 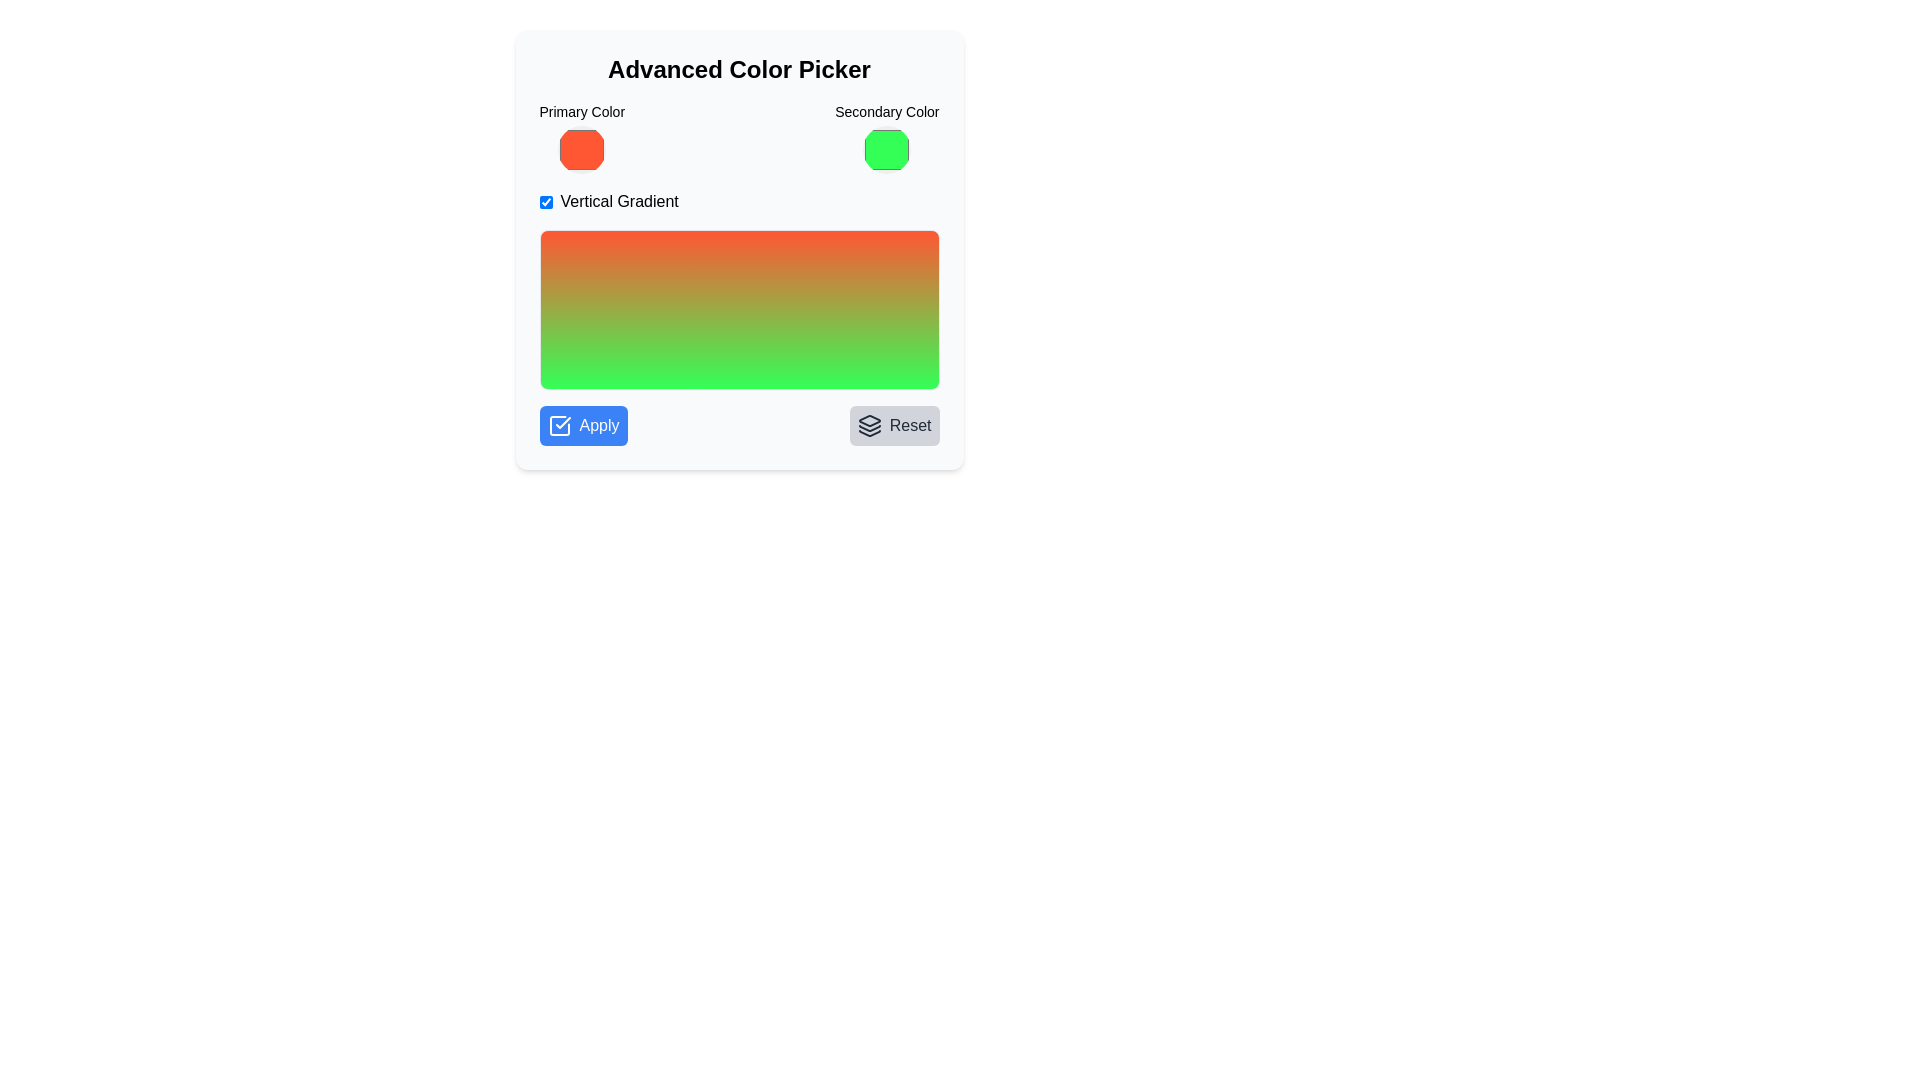 I want to click on text content of the 'Reset' label, which is a small, centered text in dark gray within a light gray button located at the bottom right corner of the interface, so click(x=909, y=424).